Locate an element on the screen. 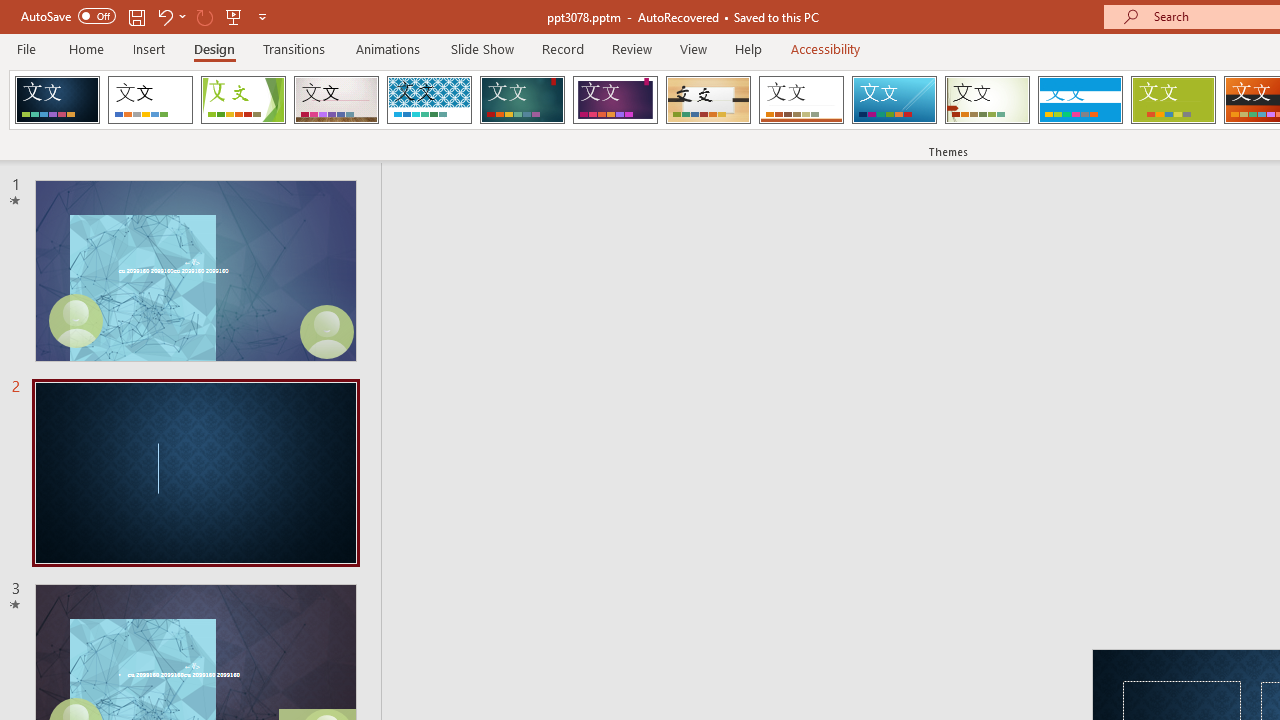 The image size is (1280, 720). 'Wisp' is located at coordinates (987, 100).